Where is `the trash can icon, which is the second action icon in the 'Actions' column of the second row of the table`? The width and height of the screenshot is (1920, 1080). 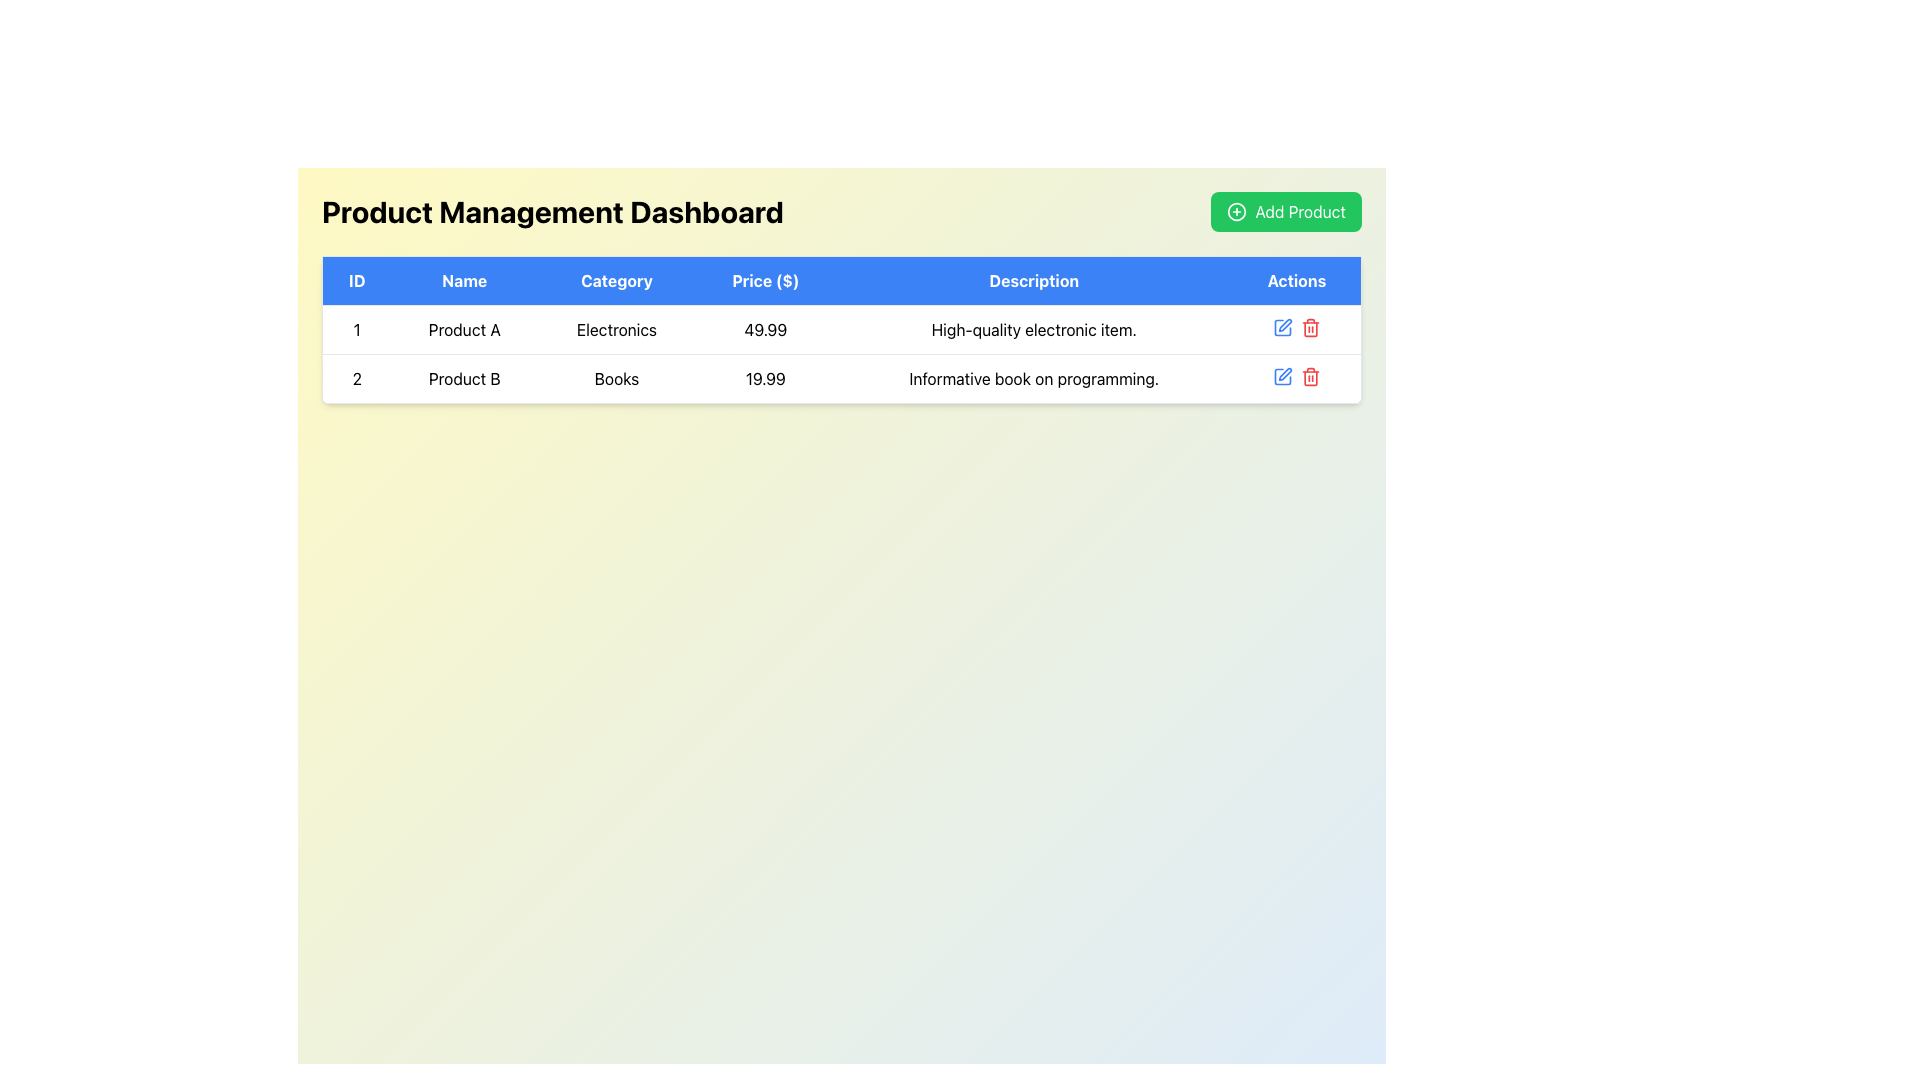 the trash can icon, which is the second action icon in the 'Actions' column of the second row of the table is located at coordinates (1310, 378).